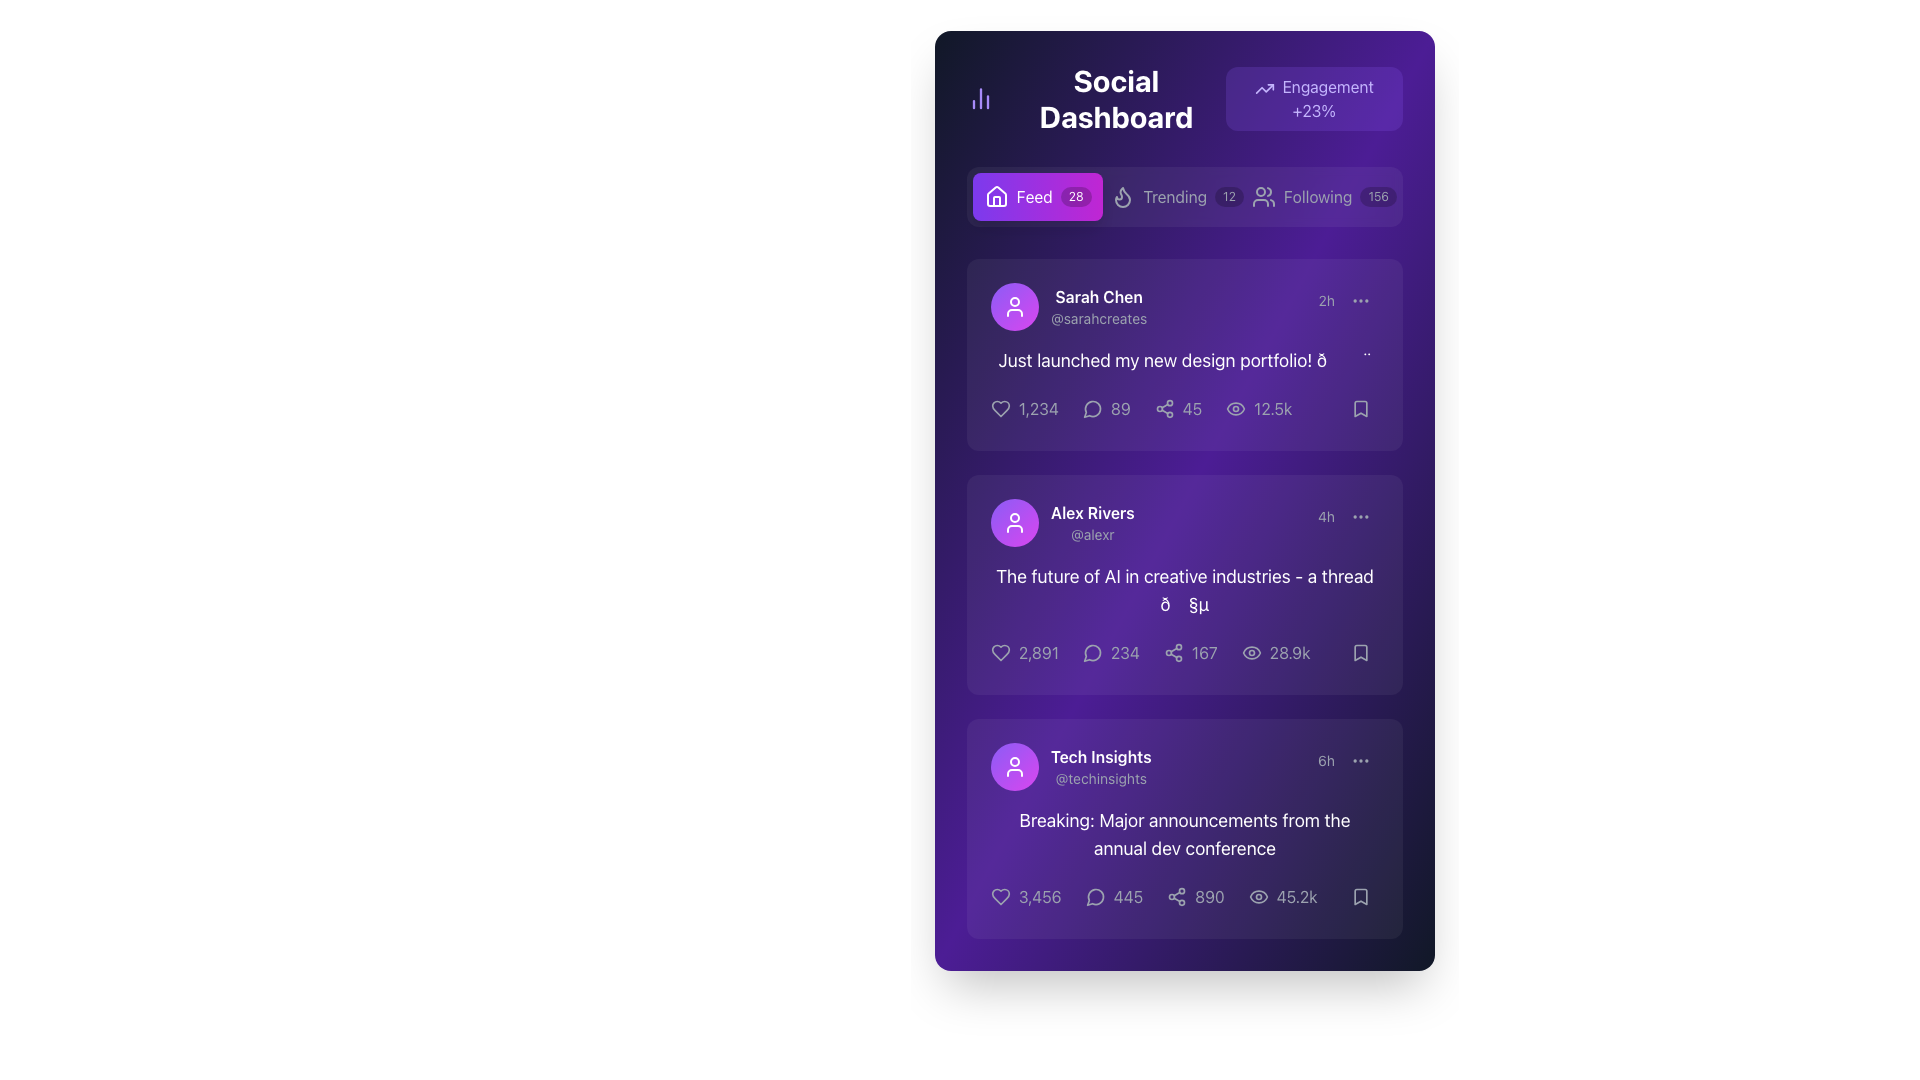  I want to click on the interactive ellipsis icon located next to the '6h' timestamp in the bottom right corner of the 'Tech Insights' card to activate the action menu, so click(1348, 760).